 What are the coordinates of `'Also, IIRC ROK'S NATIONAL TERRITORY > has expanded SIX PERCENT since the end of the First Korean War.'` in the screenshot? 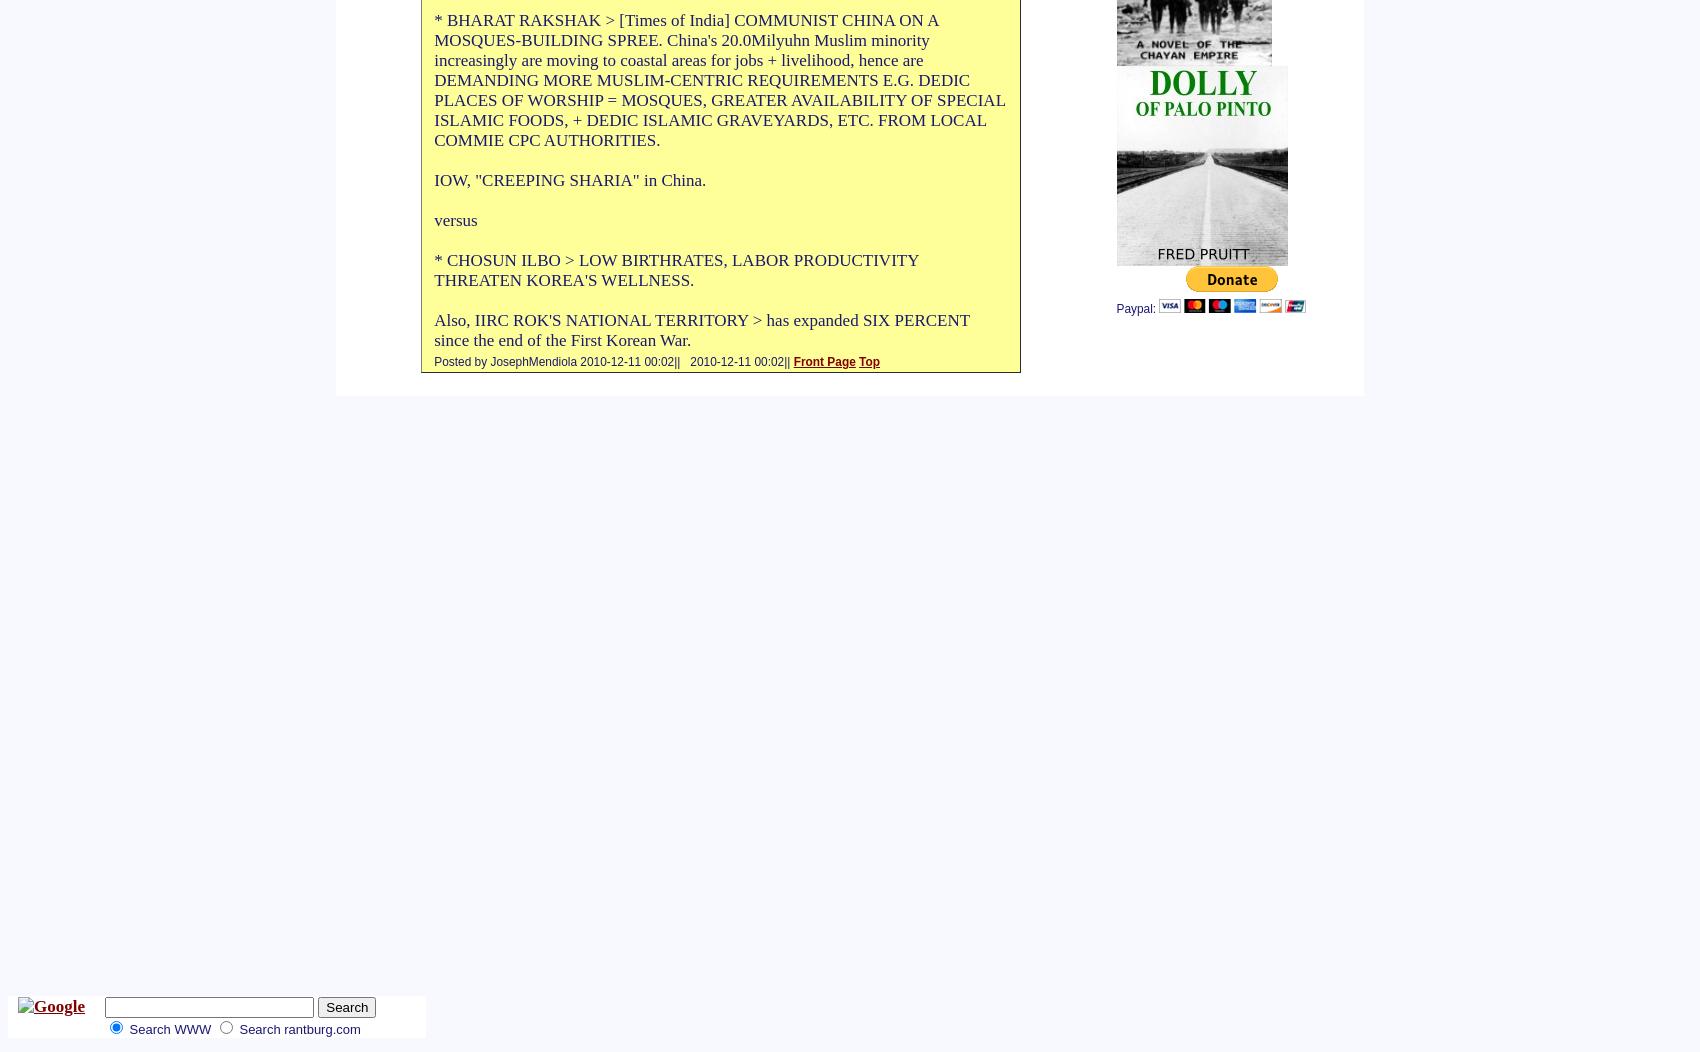 It's located at (701, 329).